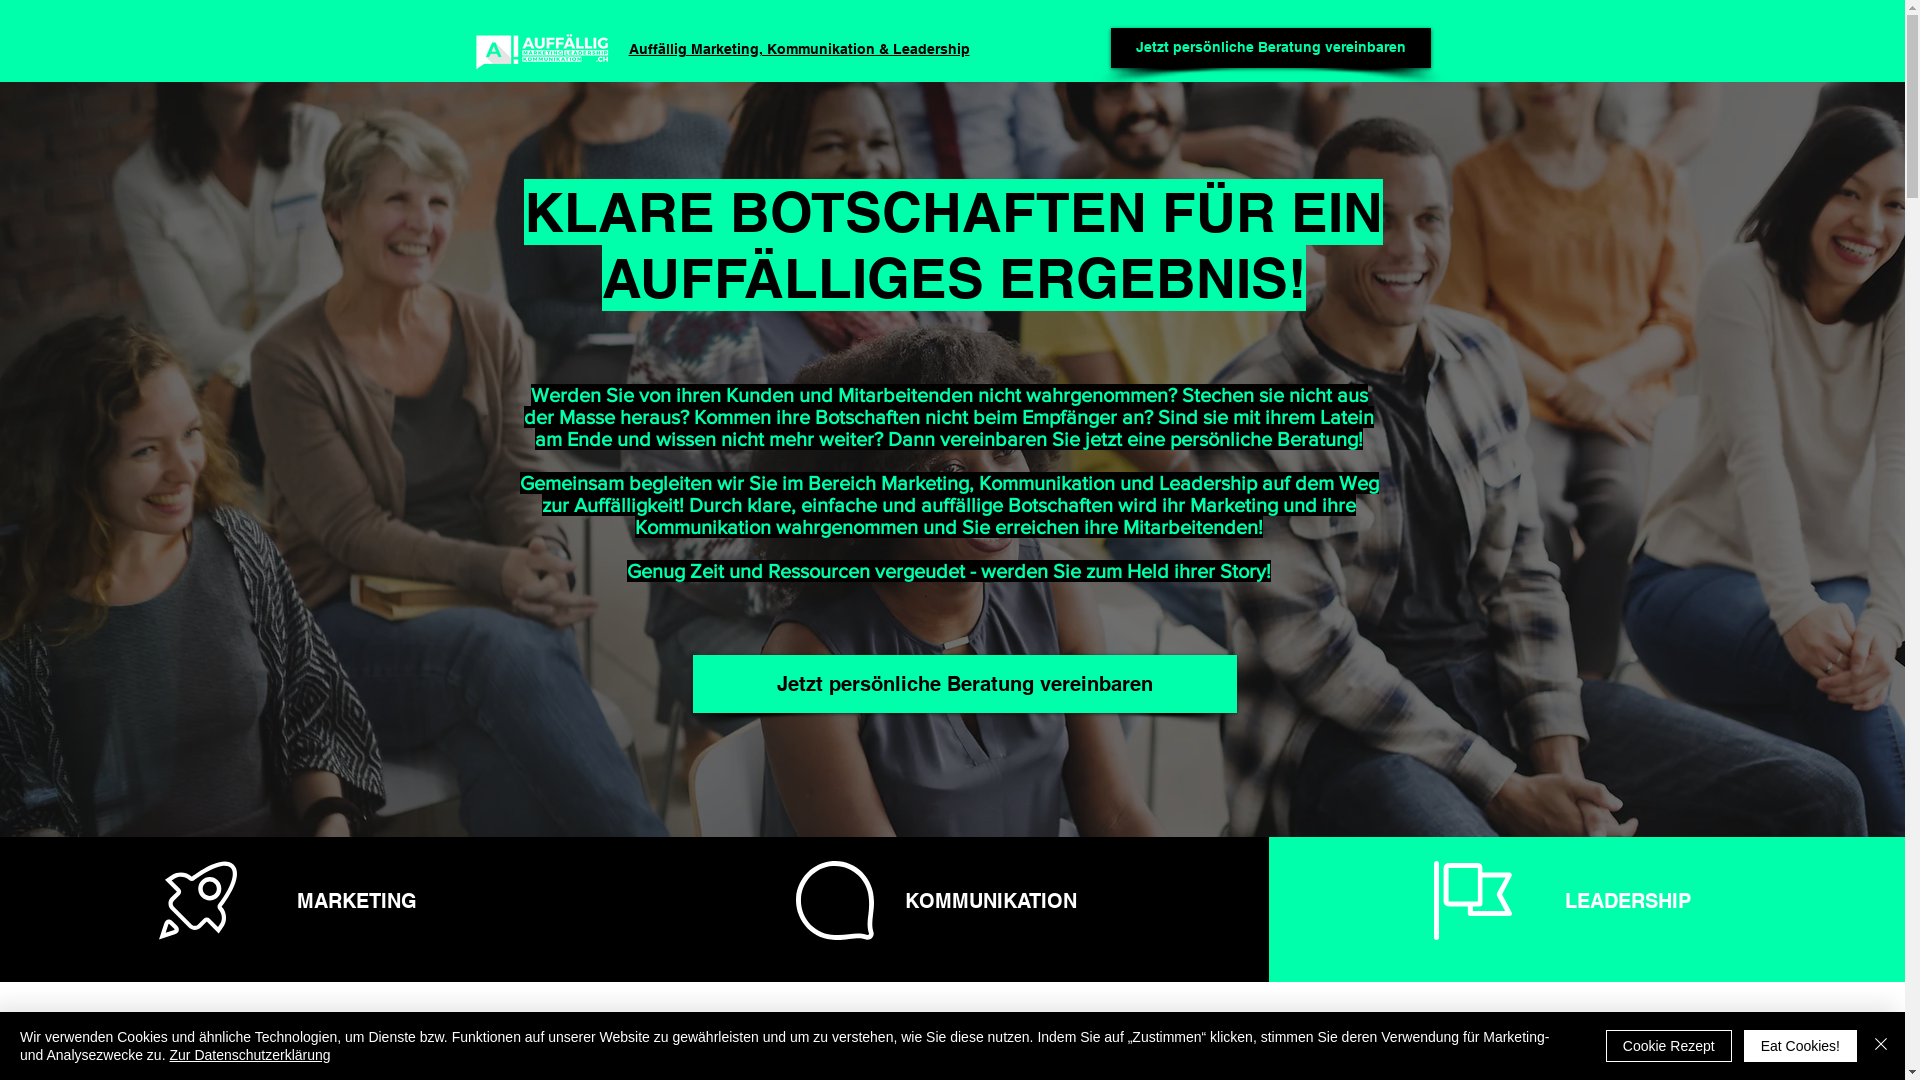 The height and width of the screenshot is (1080, 1920). What do you see at coordinates (1800, 1044) in the screenshot?
I see `'Eat Cookies!'` at bounding box center [1800, 1044].